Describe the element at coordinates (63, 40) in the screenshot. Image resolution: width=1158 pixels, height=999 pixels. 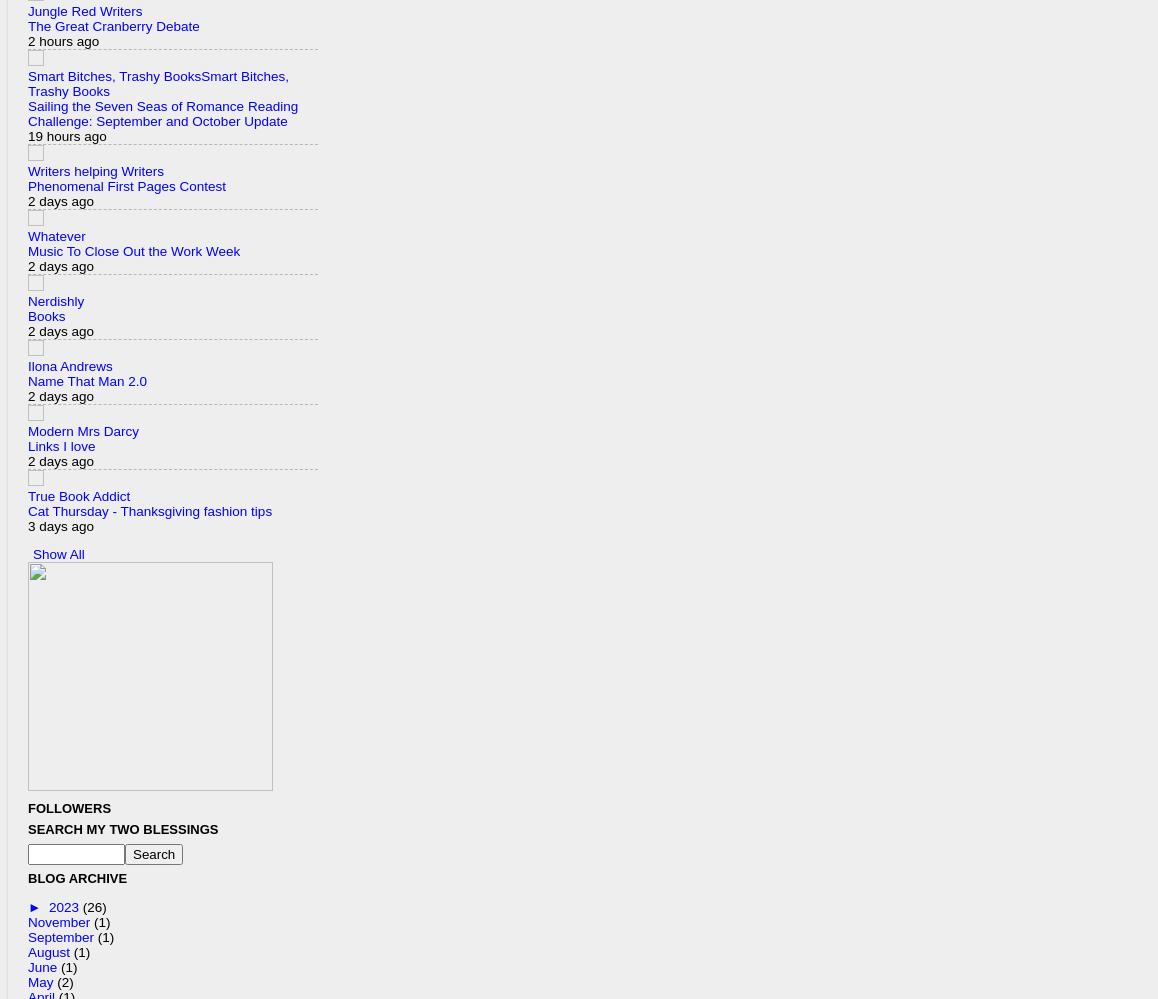
I see `'2 hours ago'` at that location.